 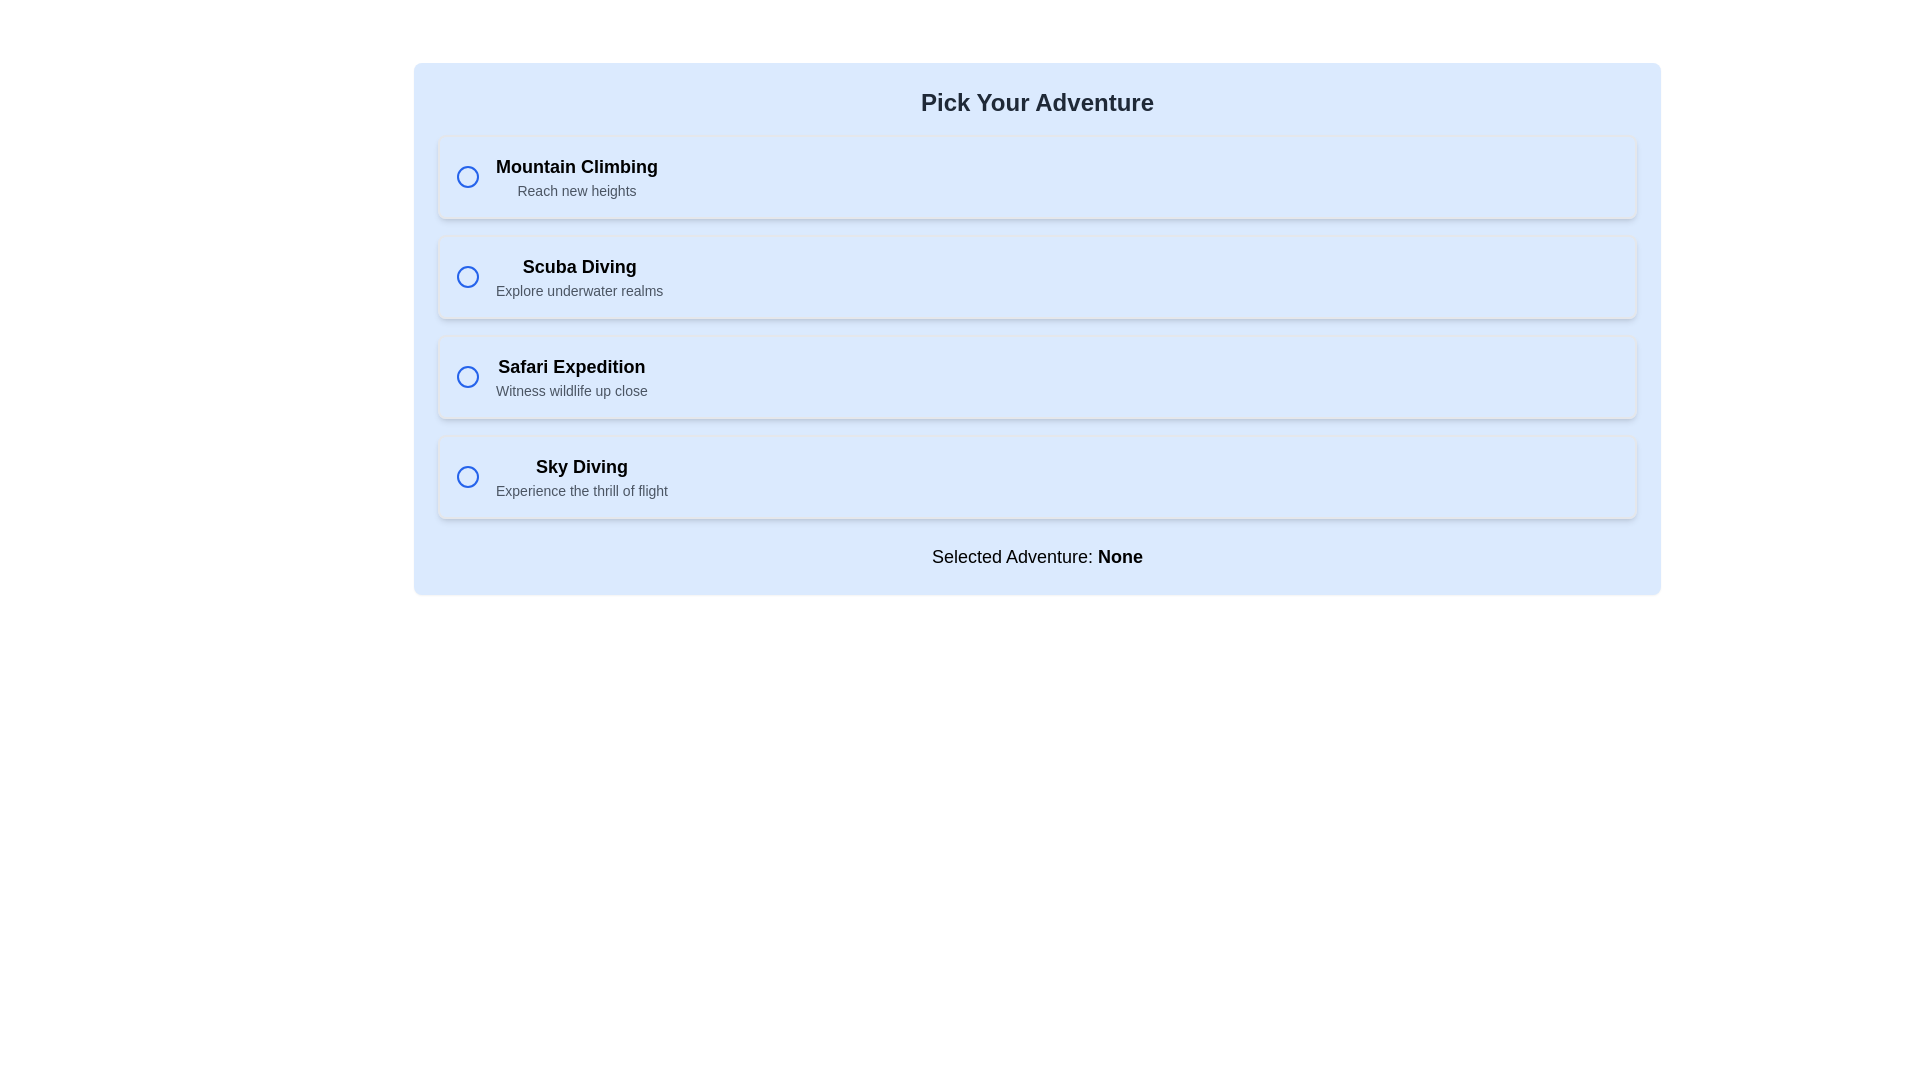 What do you see at coordinates (575, 165) in the screenshot?
I see `the main title label for the 'Mountain Climbing' adventure option, which is positioned at the upper-left section of its option card` at bounding box center [575, 165].